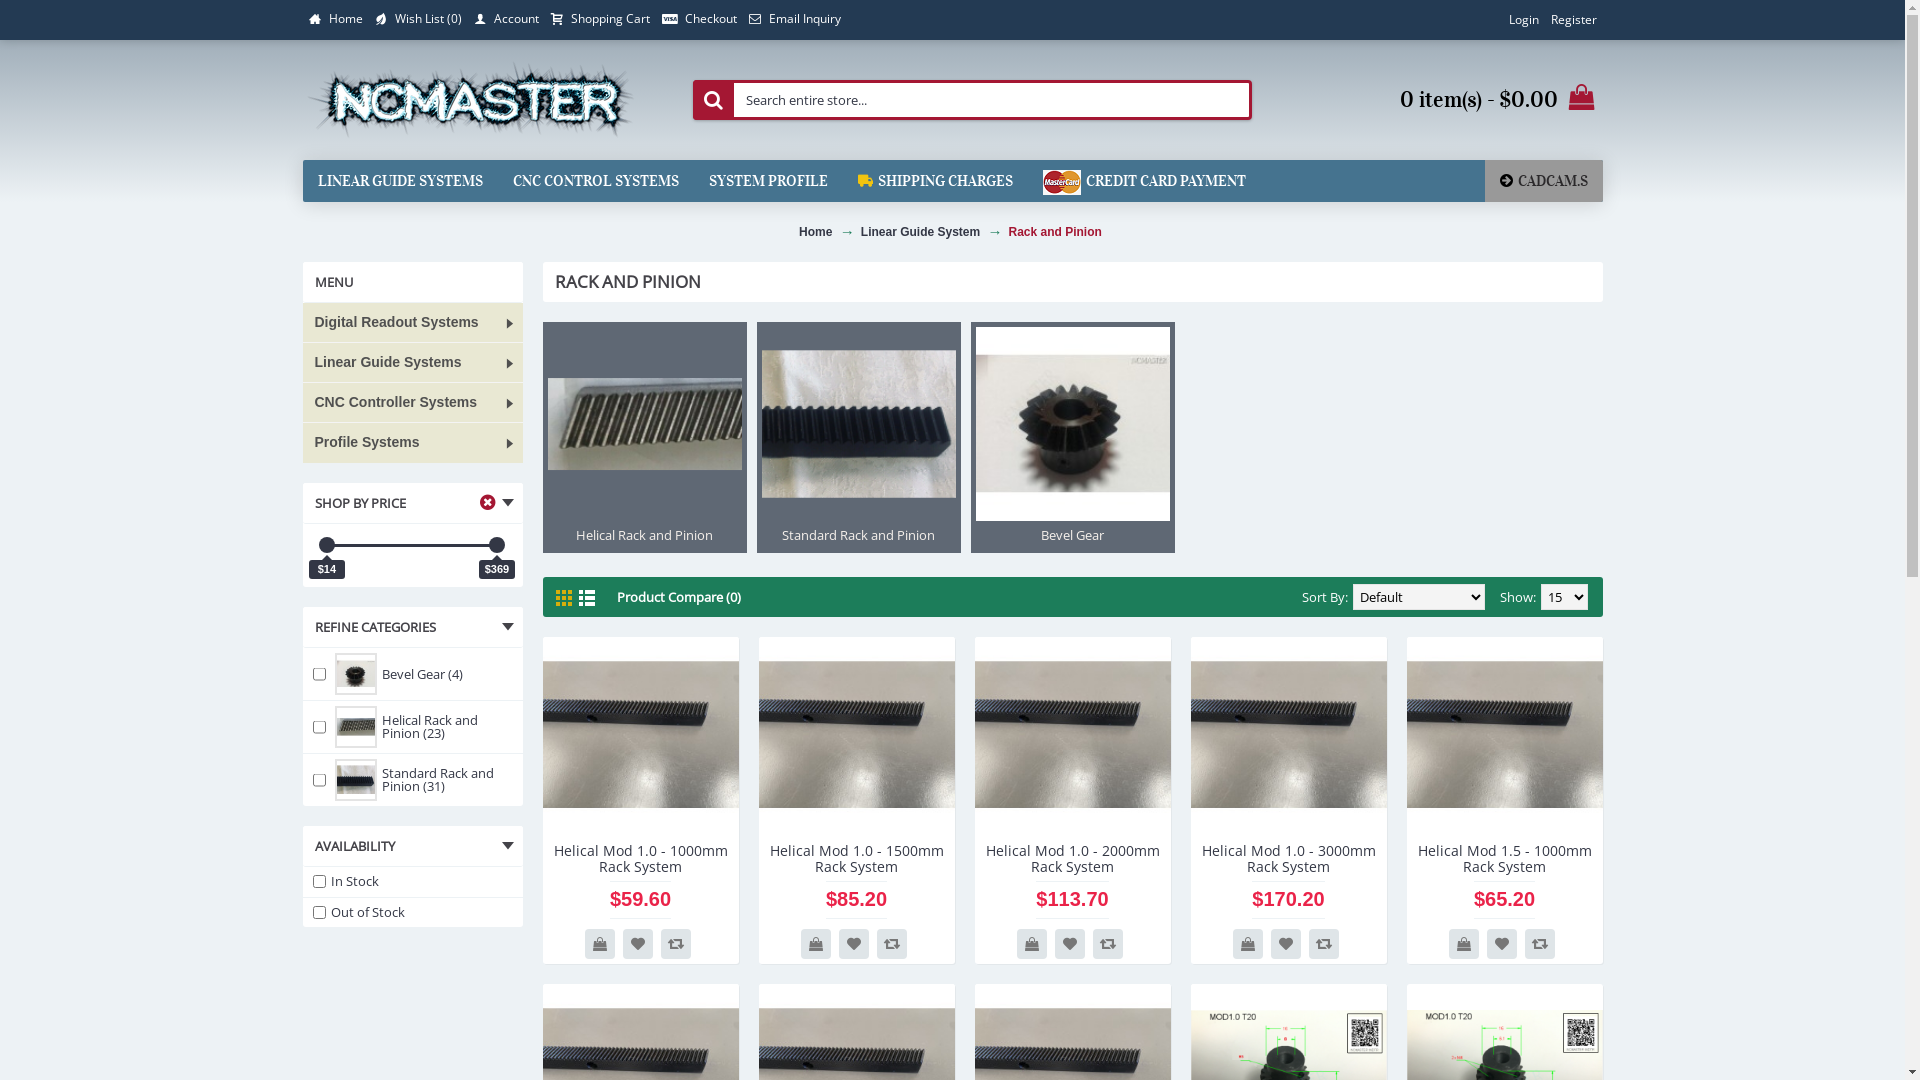 The height and width of the screenshot is (1080, 1920). What do you see at coordinates (469, 100) in the screenshot?
I see `'NCMaster Industries'` at bounding box center [469, 100].